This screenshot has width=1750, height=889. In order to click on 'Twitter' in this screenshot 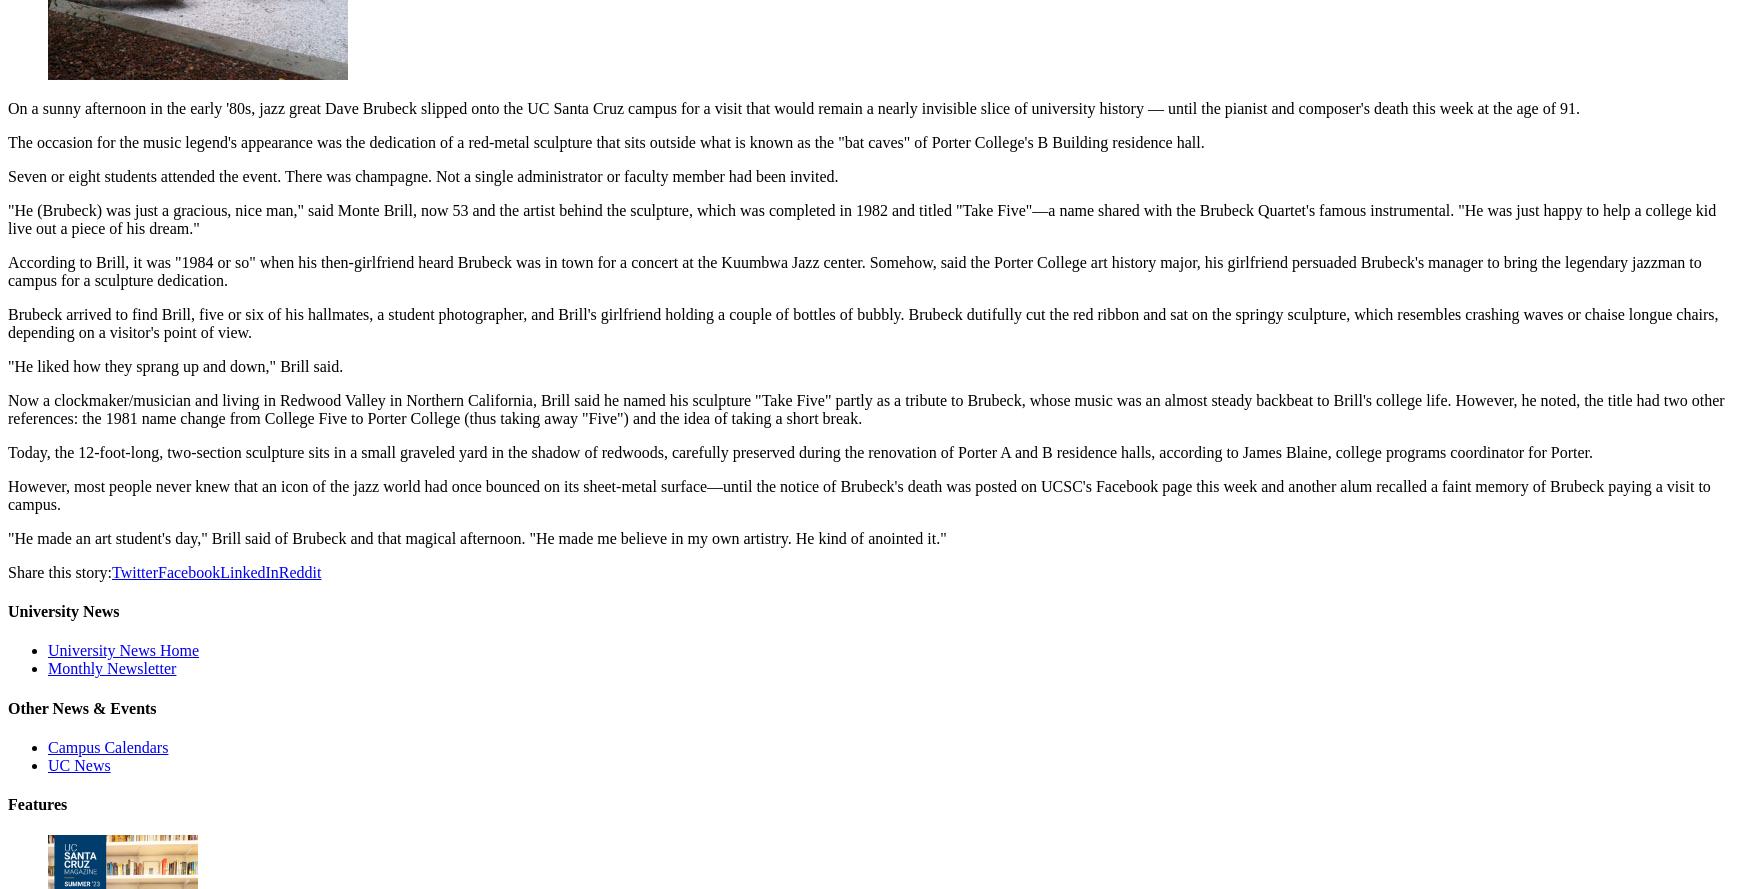, I will do `click(133, 571)`.